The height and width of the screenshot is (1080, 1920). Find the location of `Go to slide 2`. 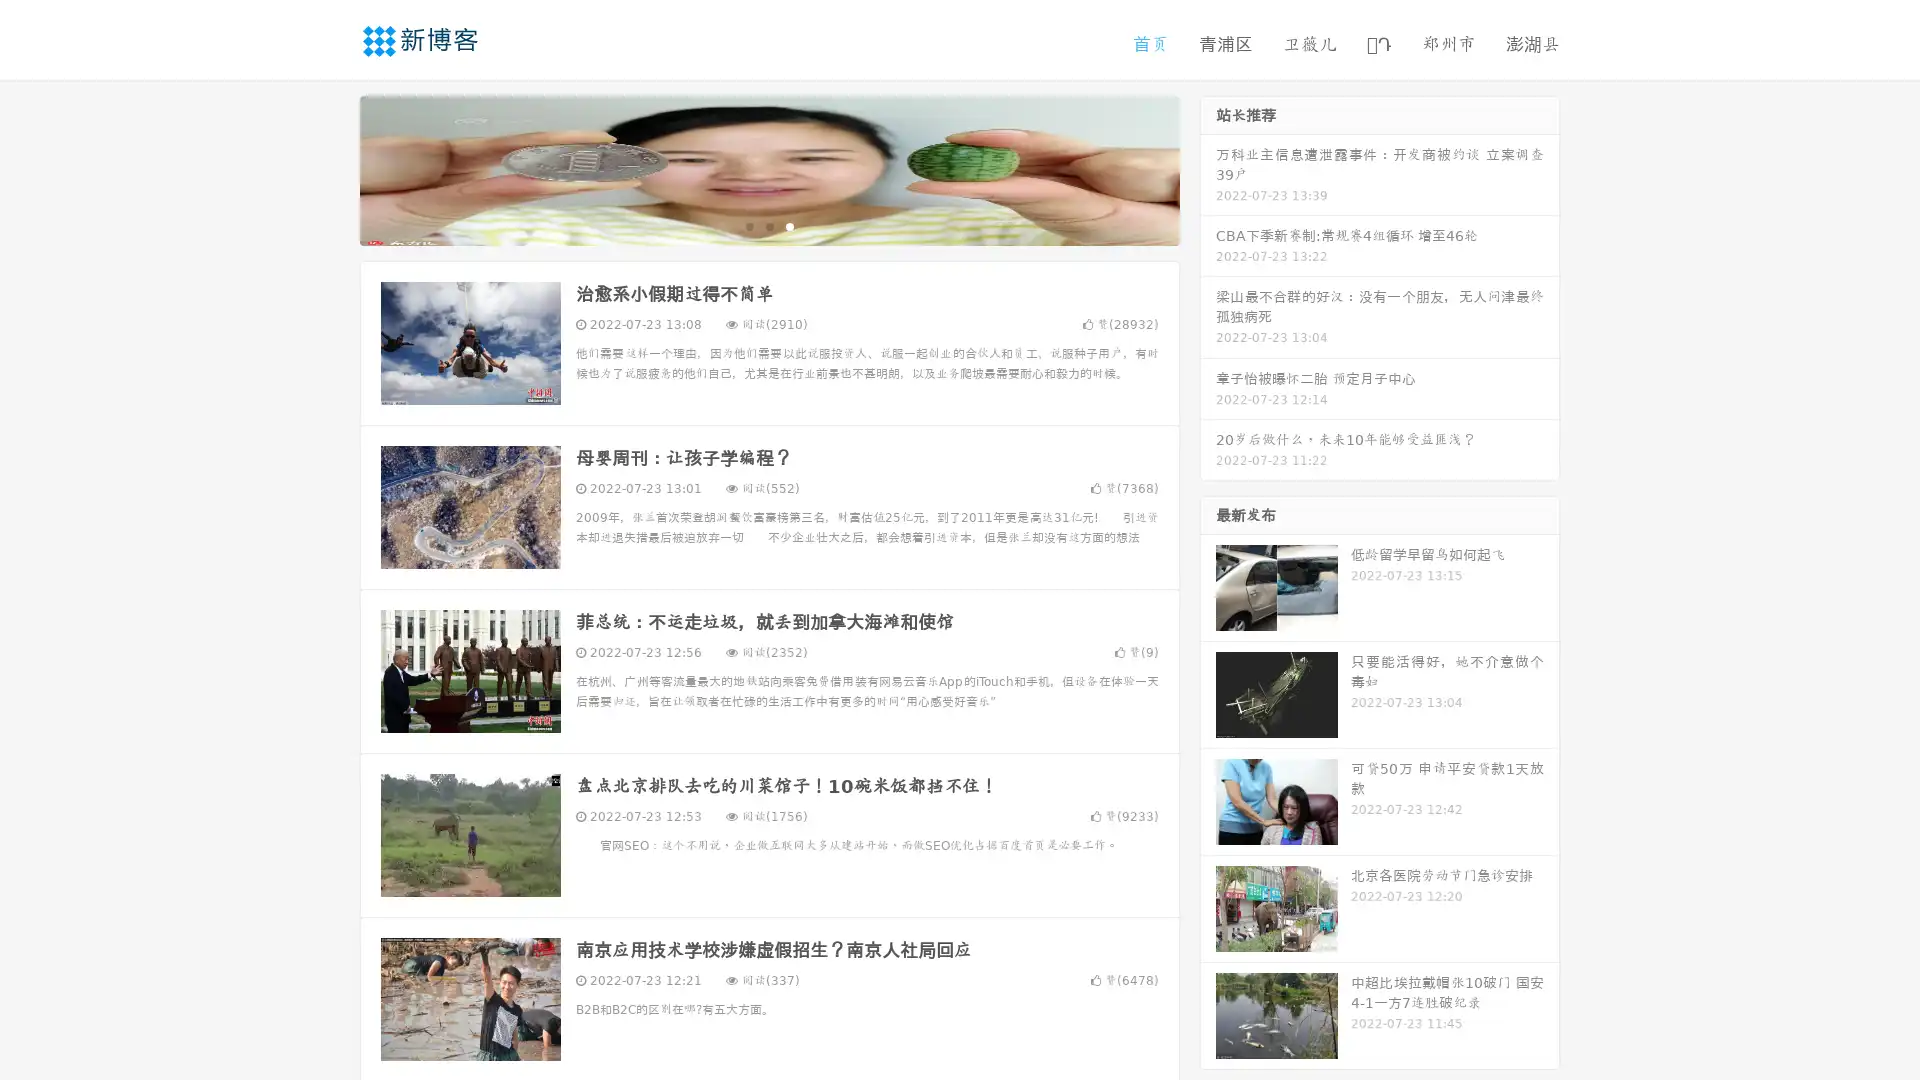

Go to slide 2 is located at coordinates (768, 225).